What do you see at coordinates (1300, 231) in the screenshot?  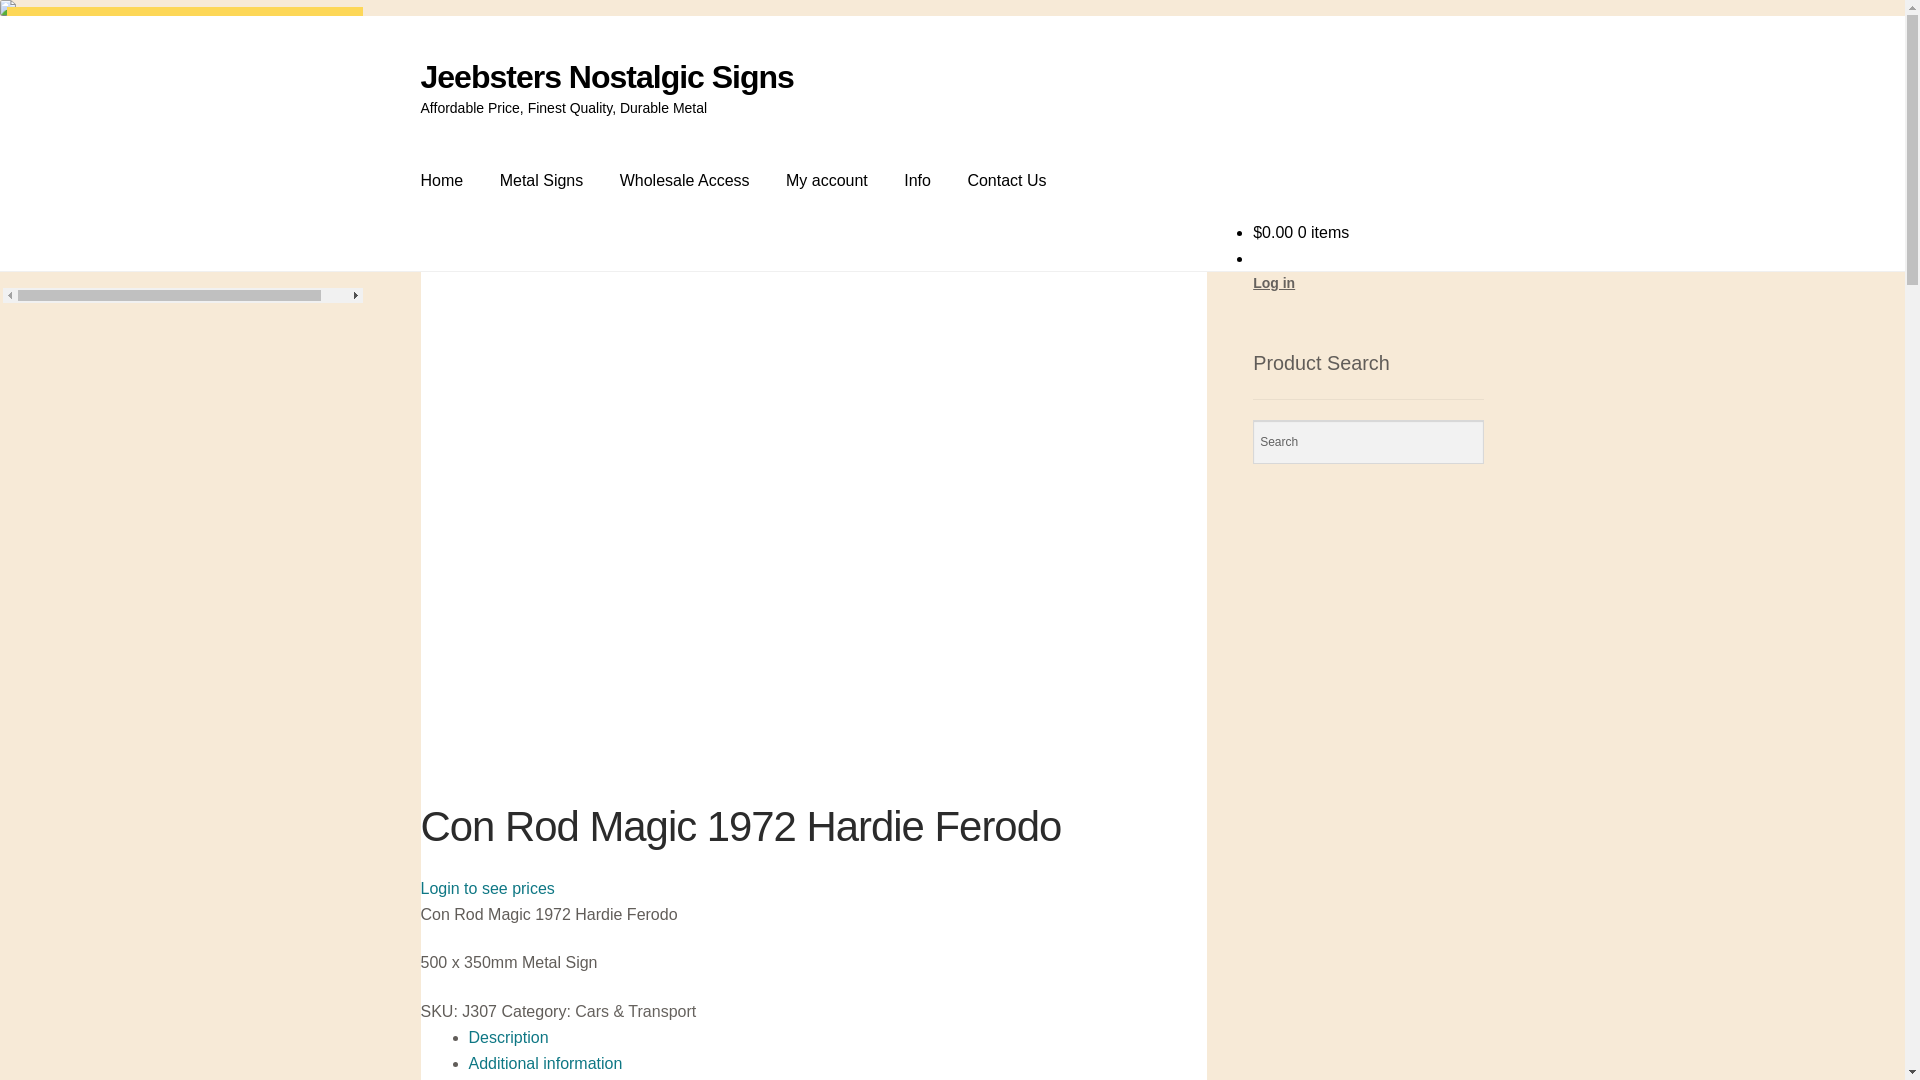 I see `'$0.00 0 items'` at bounding box center [1300, 231].